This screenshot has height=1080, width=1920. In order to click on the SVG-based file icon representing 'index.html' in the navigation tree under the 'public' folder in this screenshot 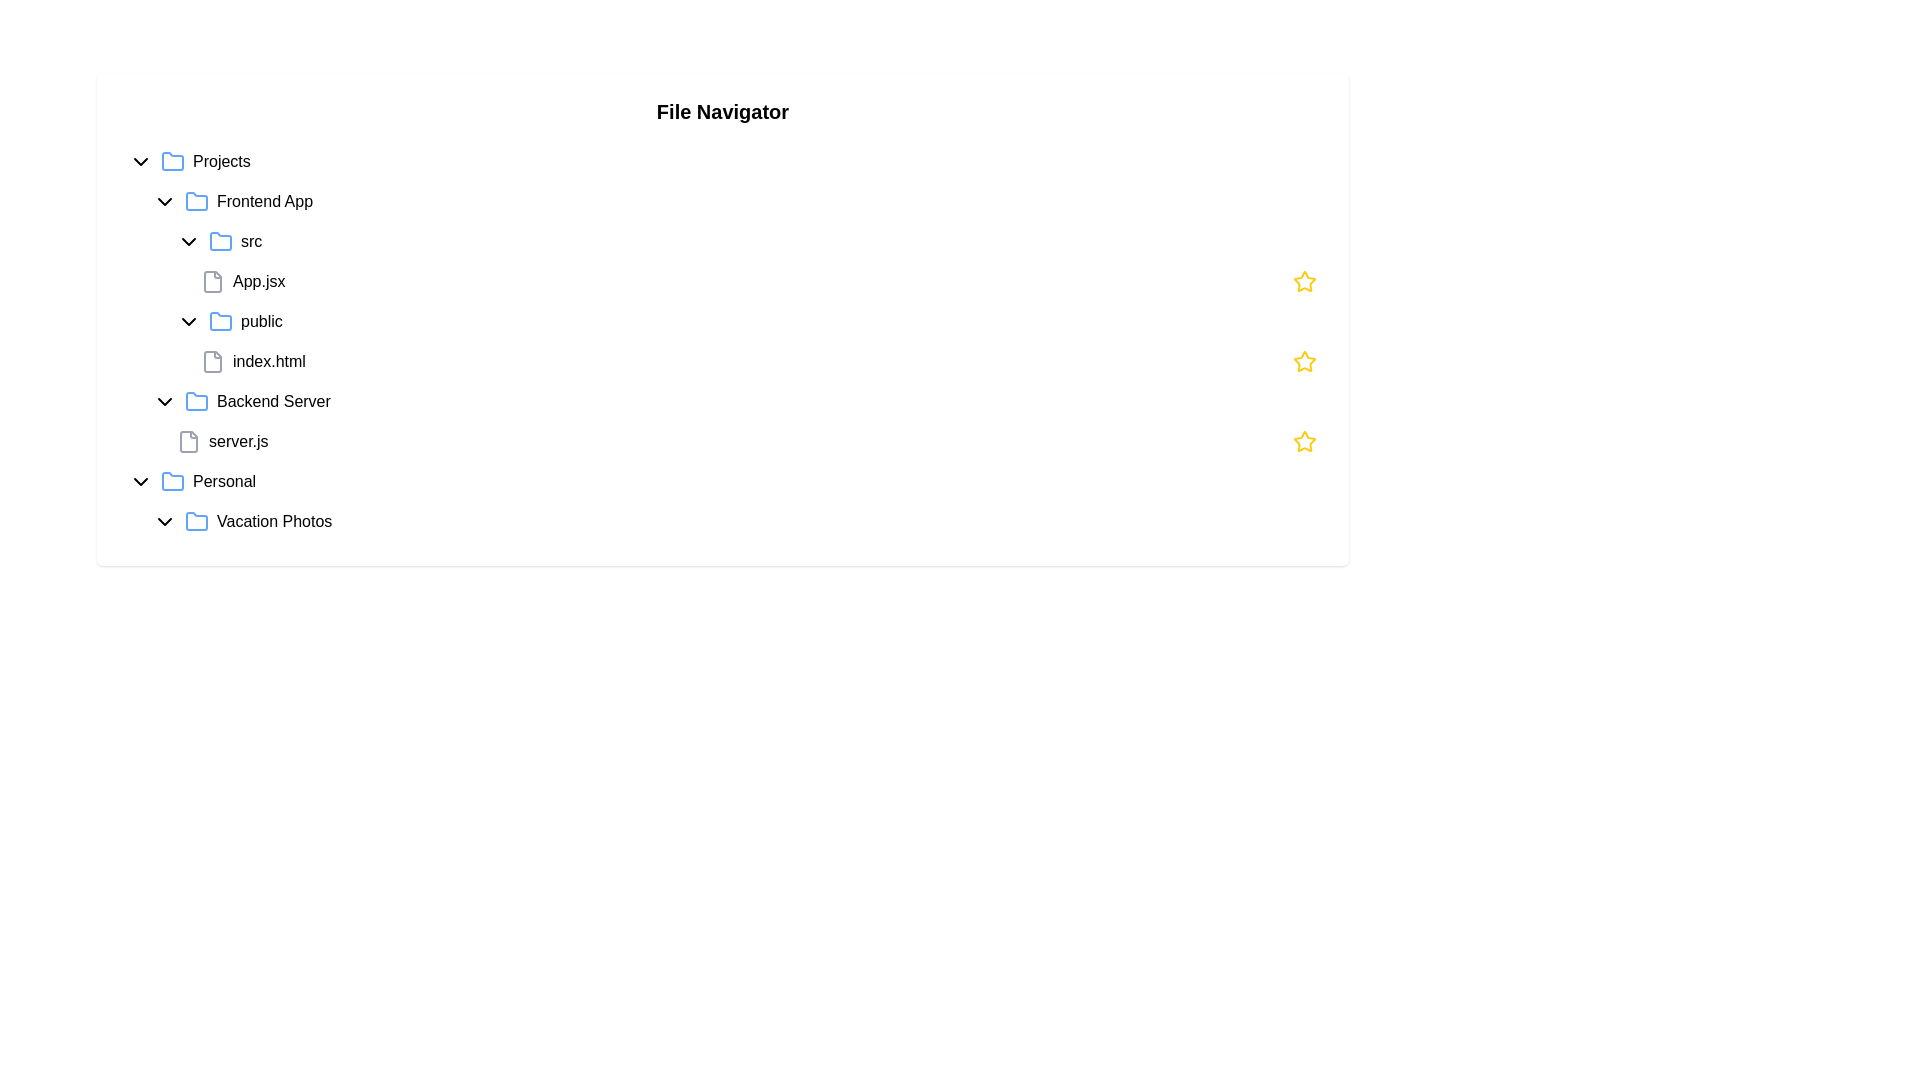, I will do `click(212, 362)`.